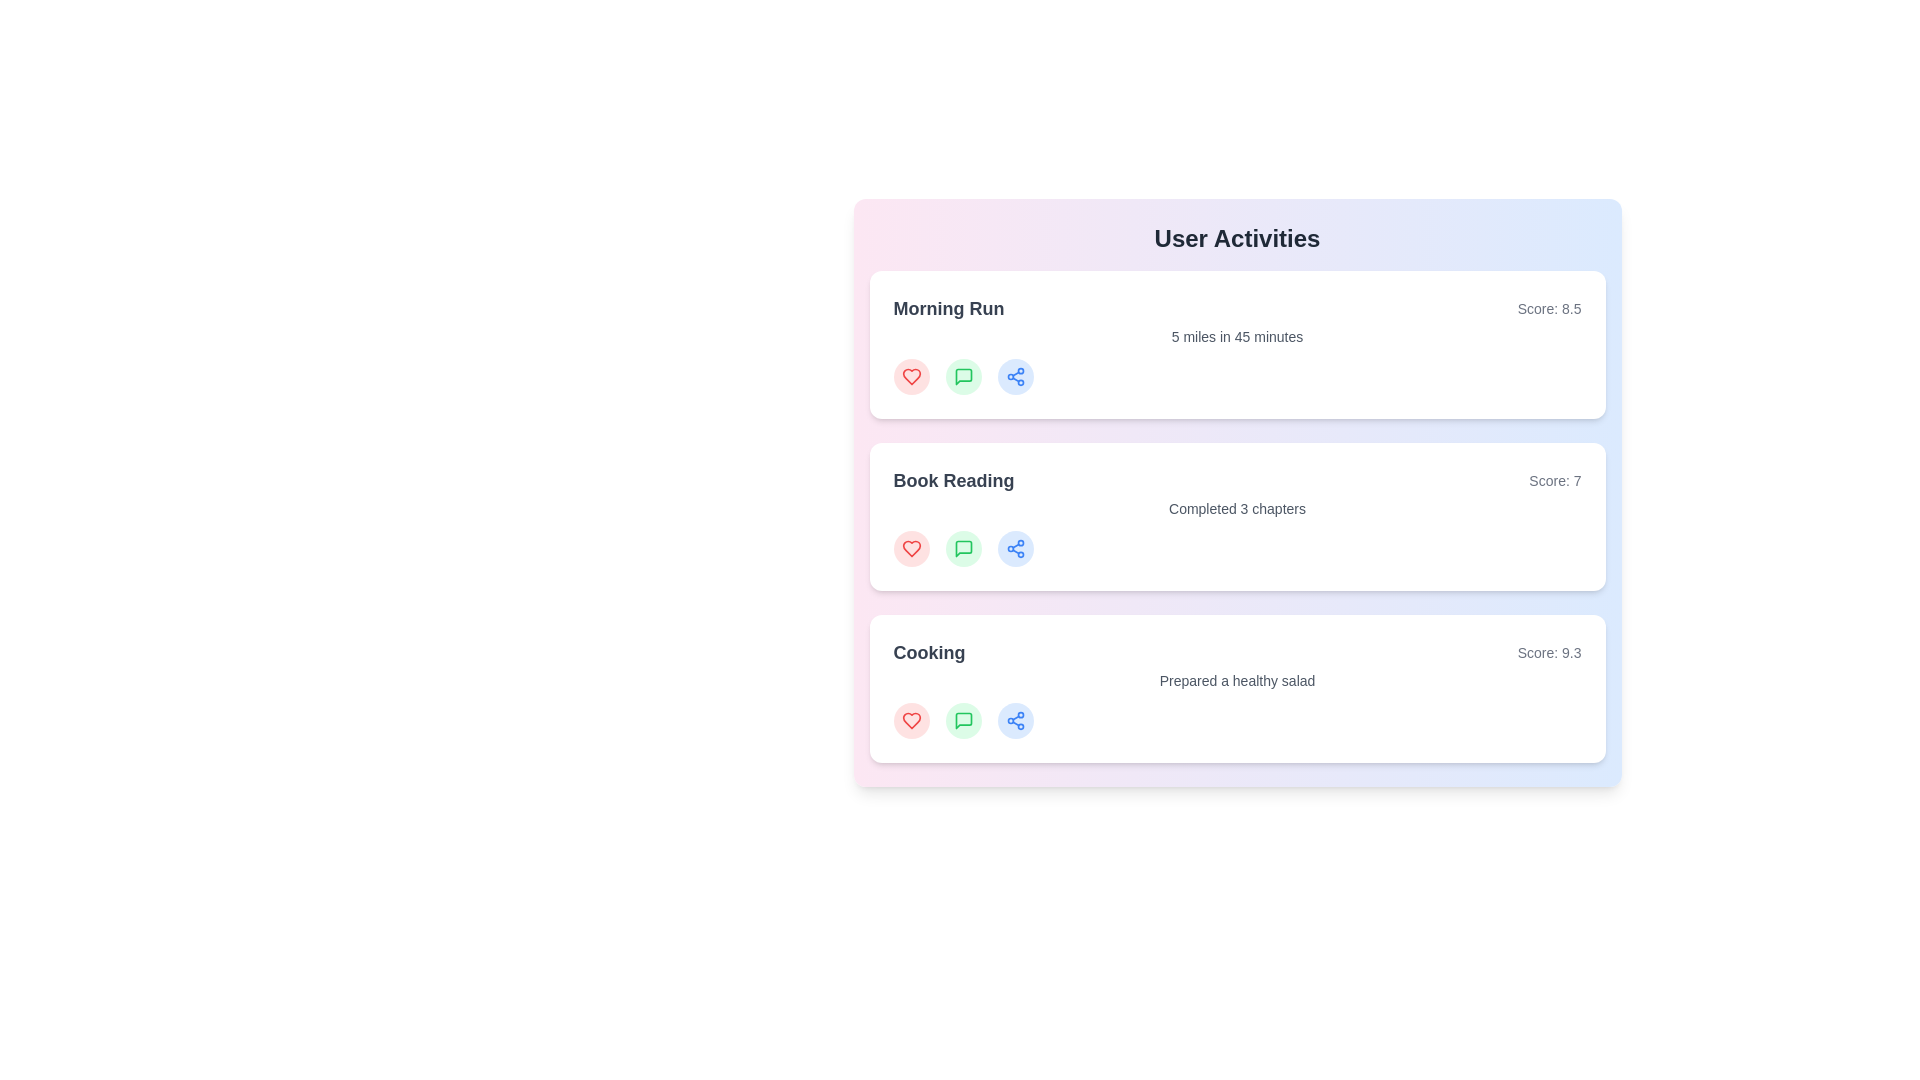 The width and height of the screenshot is (1920, 1080). What do you see at coordinates (963, 721) in the screenshot?
I see `'comment' button on the activity card for Cooking` at bounding box center [963, 721].